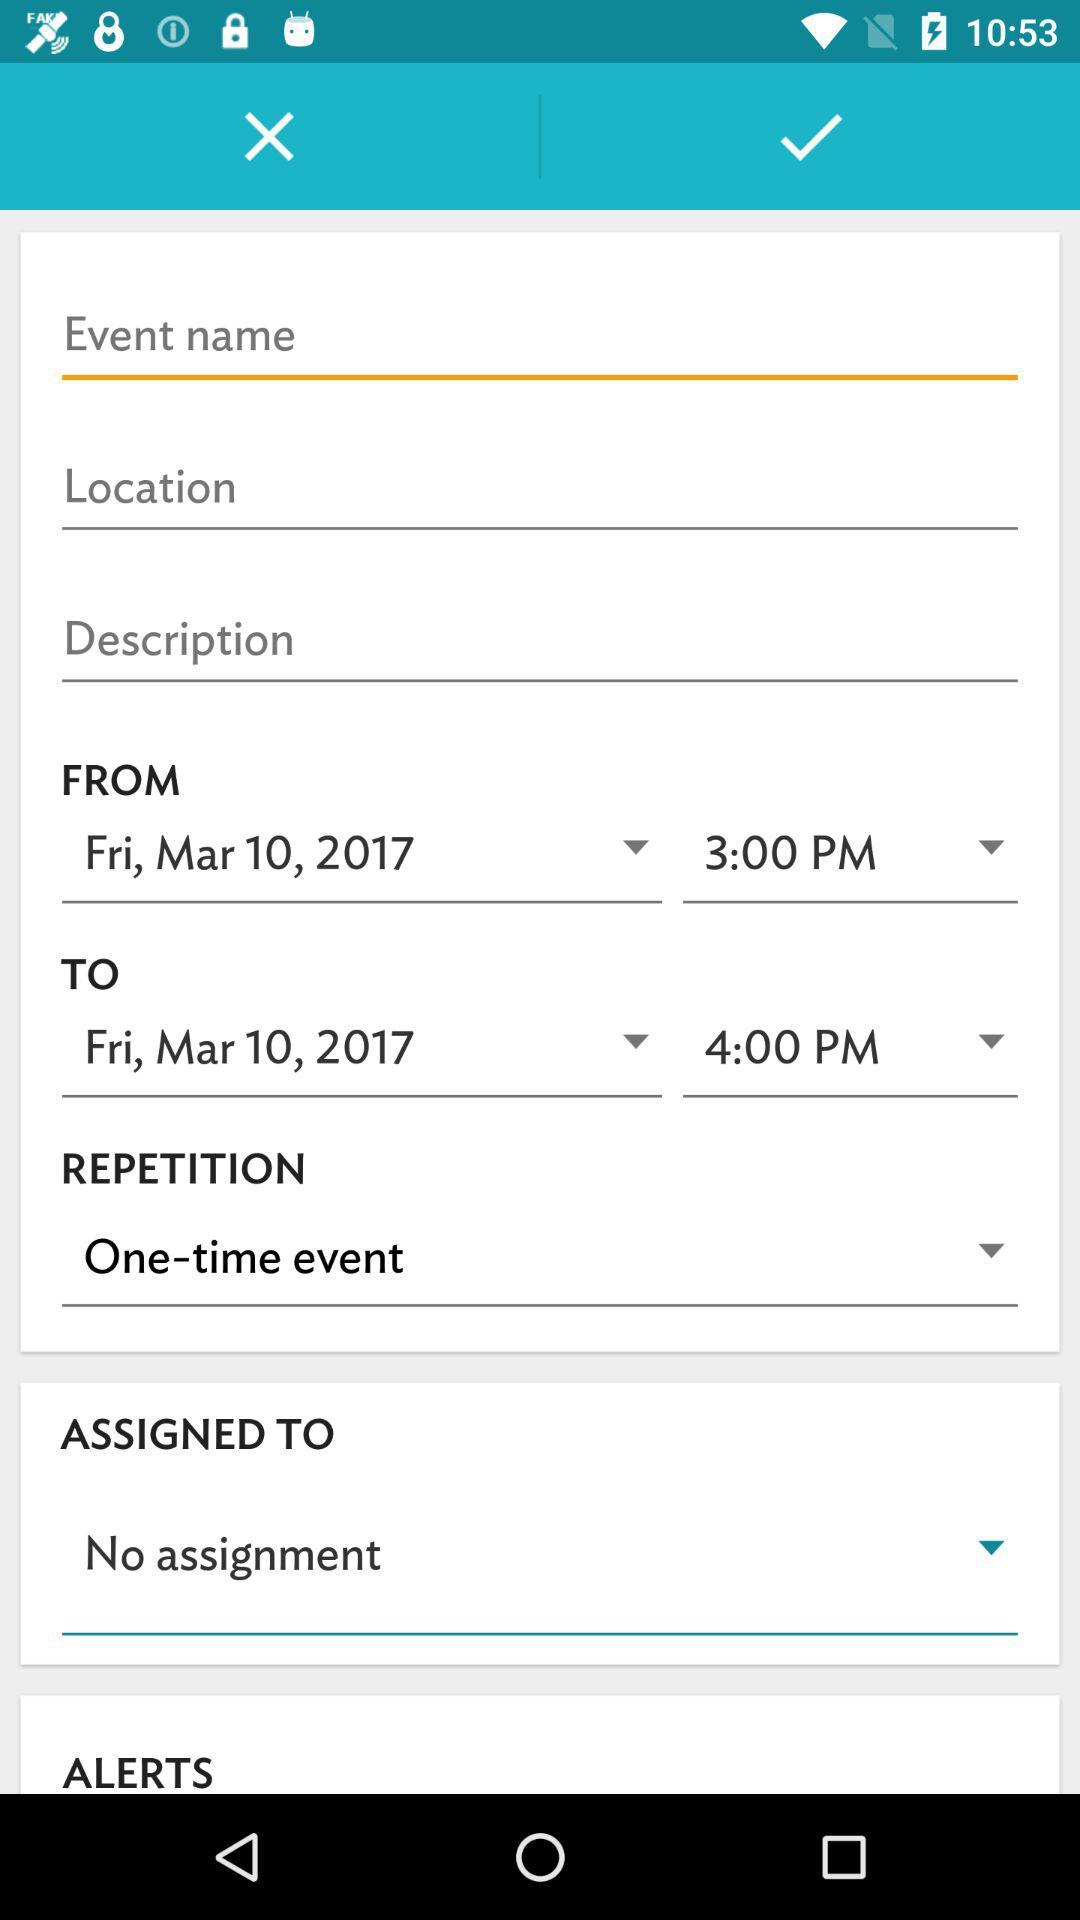  Describe the element at coordinates (540, 1256) in the screenshot. I see `icon above assigned to item` at that location.